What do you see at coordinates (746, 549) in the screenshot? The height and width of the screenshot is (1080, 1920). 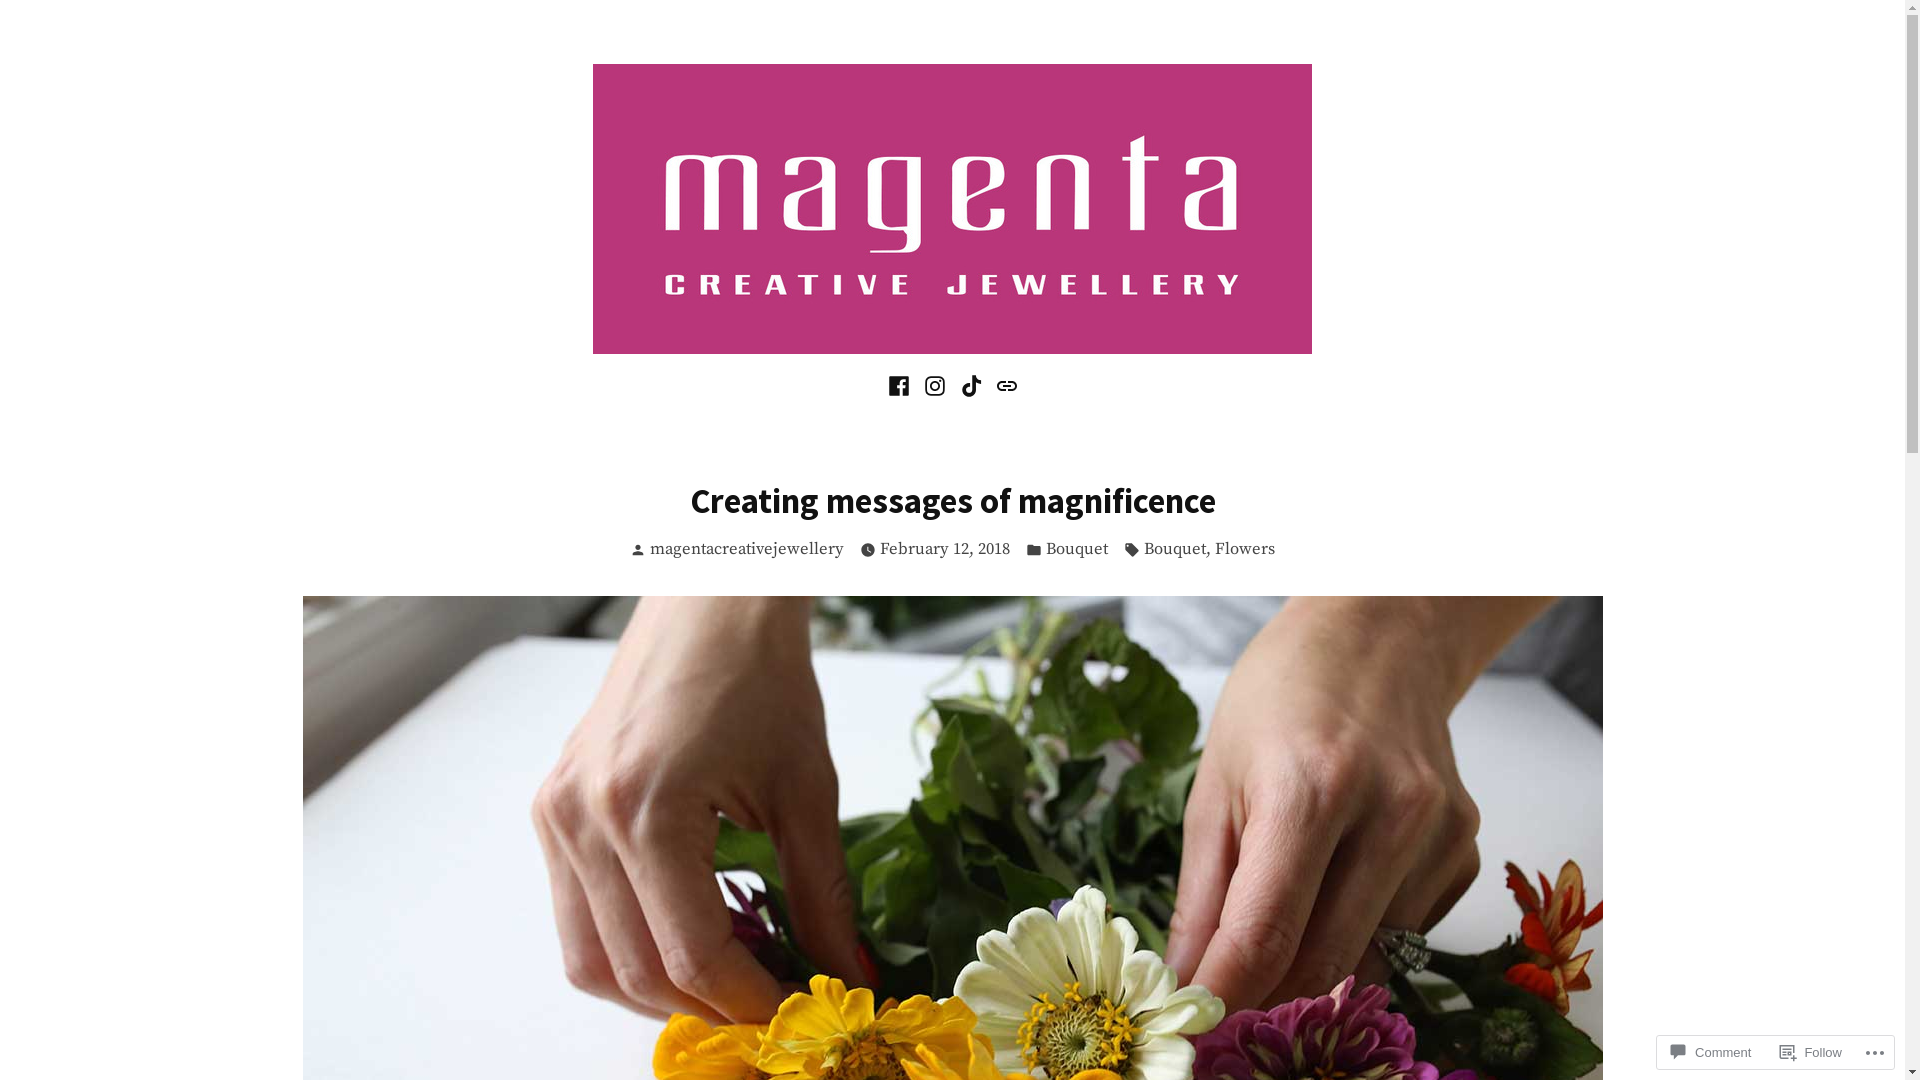 I see `'magentacreativejewellery'` at bounding box center [746, 549].